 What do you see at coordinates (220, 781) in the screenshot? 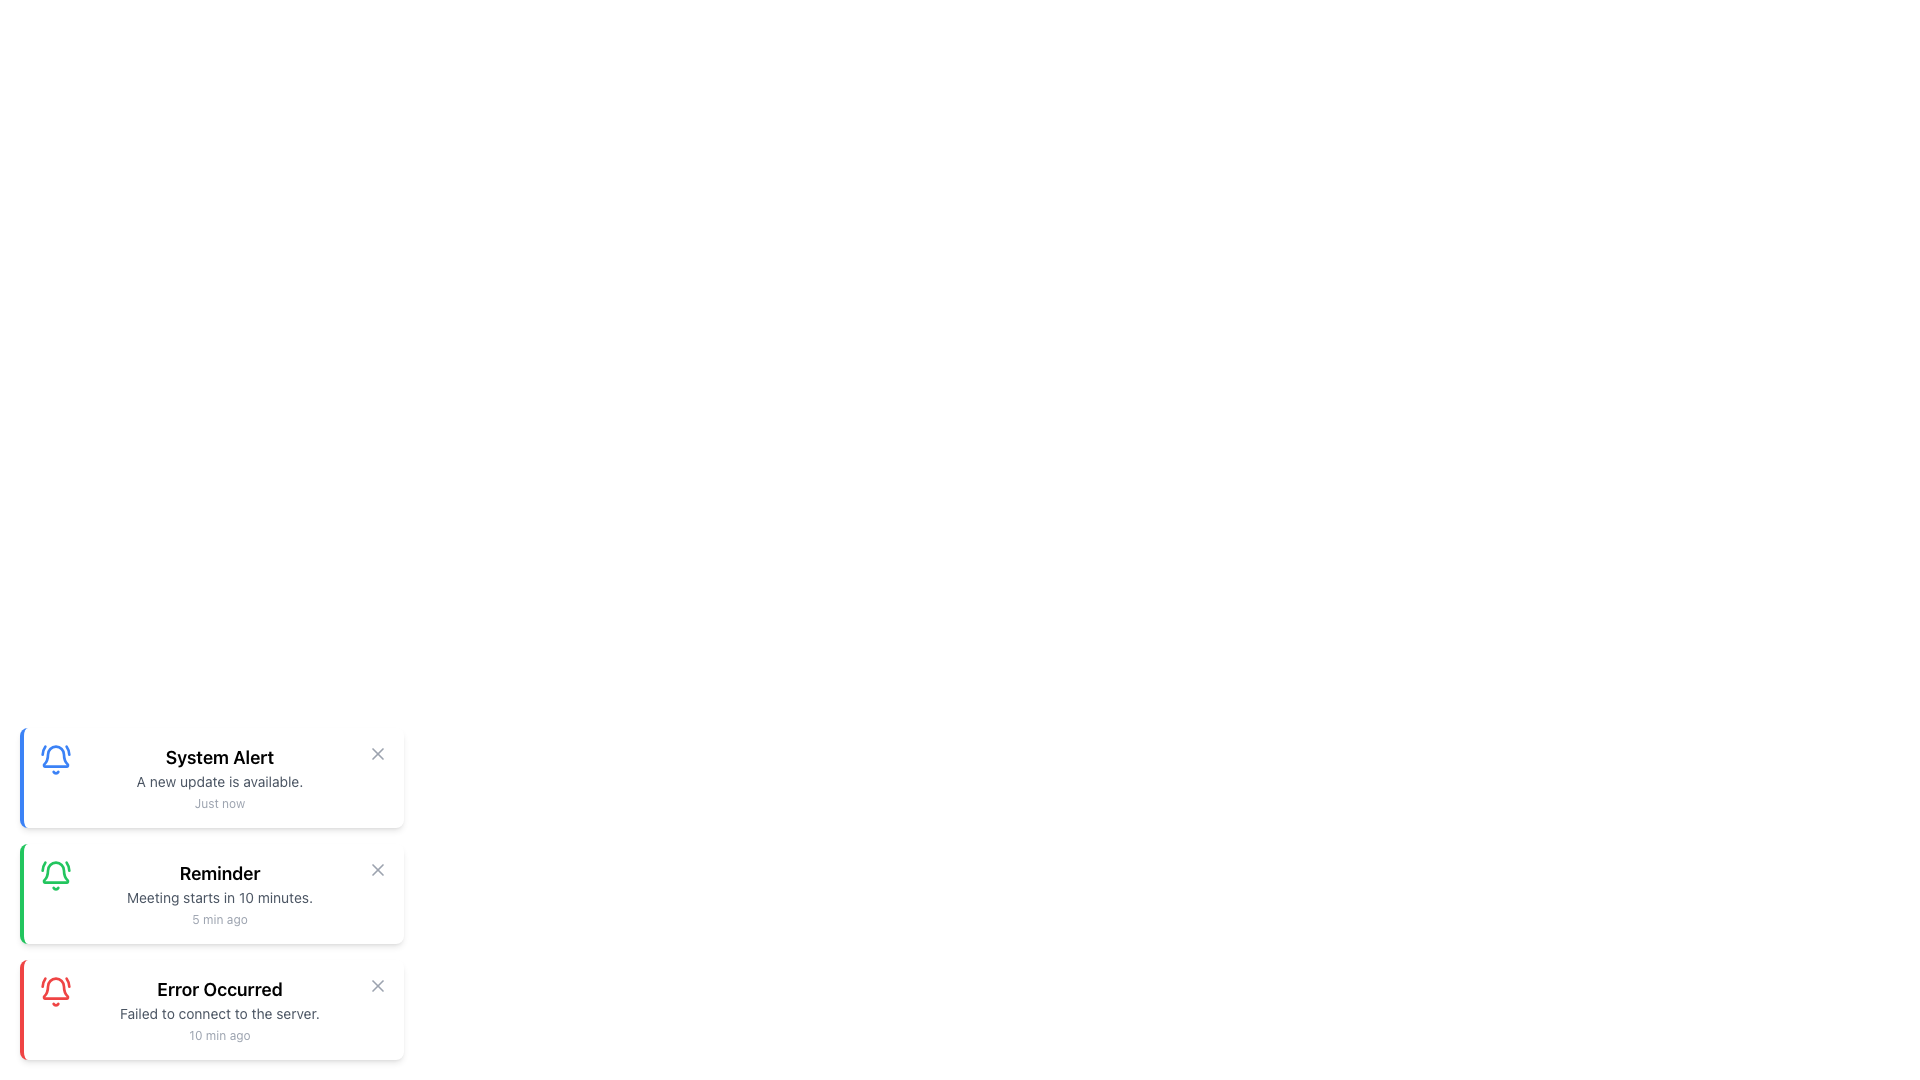
I see `message content of the label displaying 'A new update is available.', which is located beneath the 'System Alert' header and above the 'Just now' timestamp` at bounding box center [220, 781].